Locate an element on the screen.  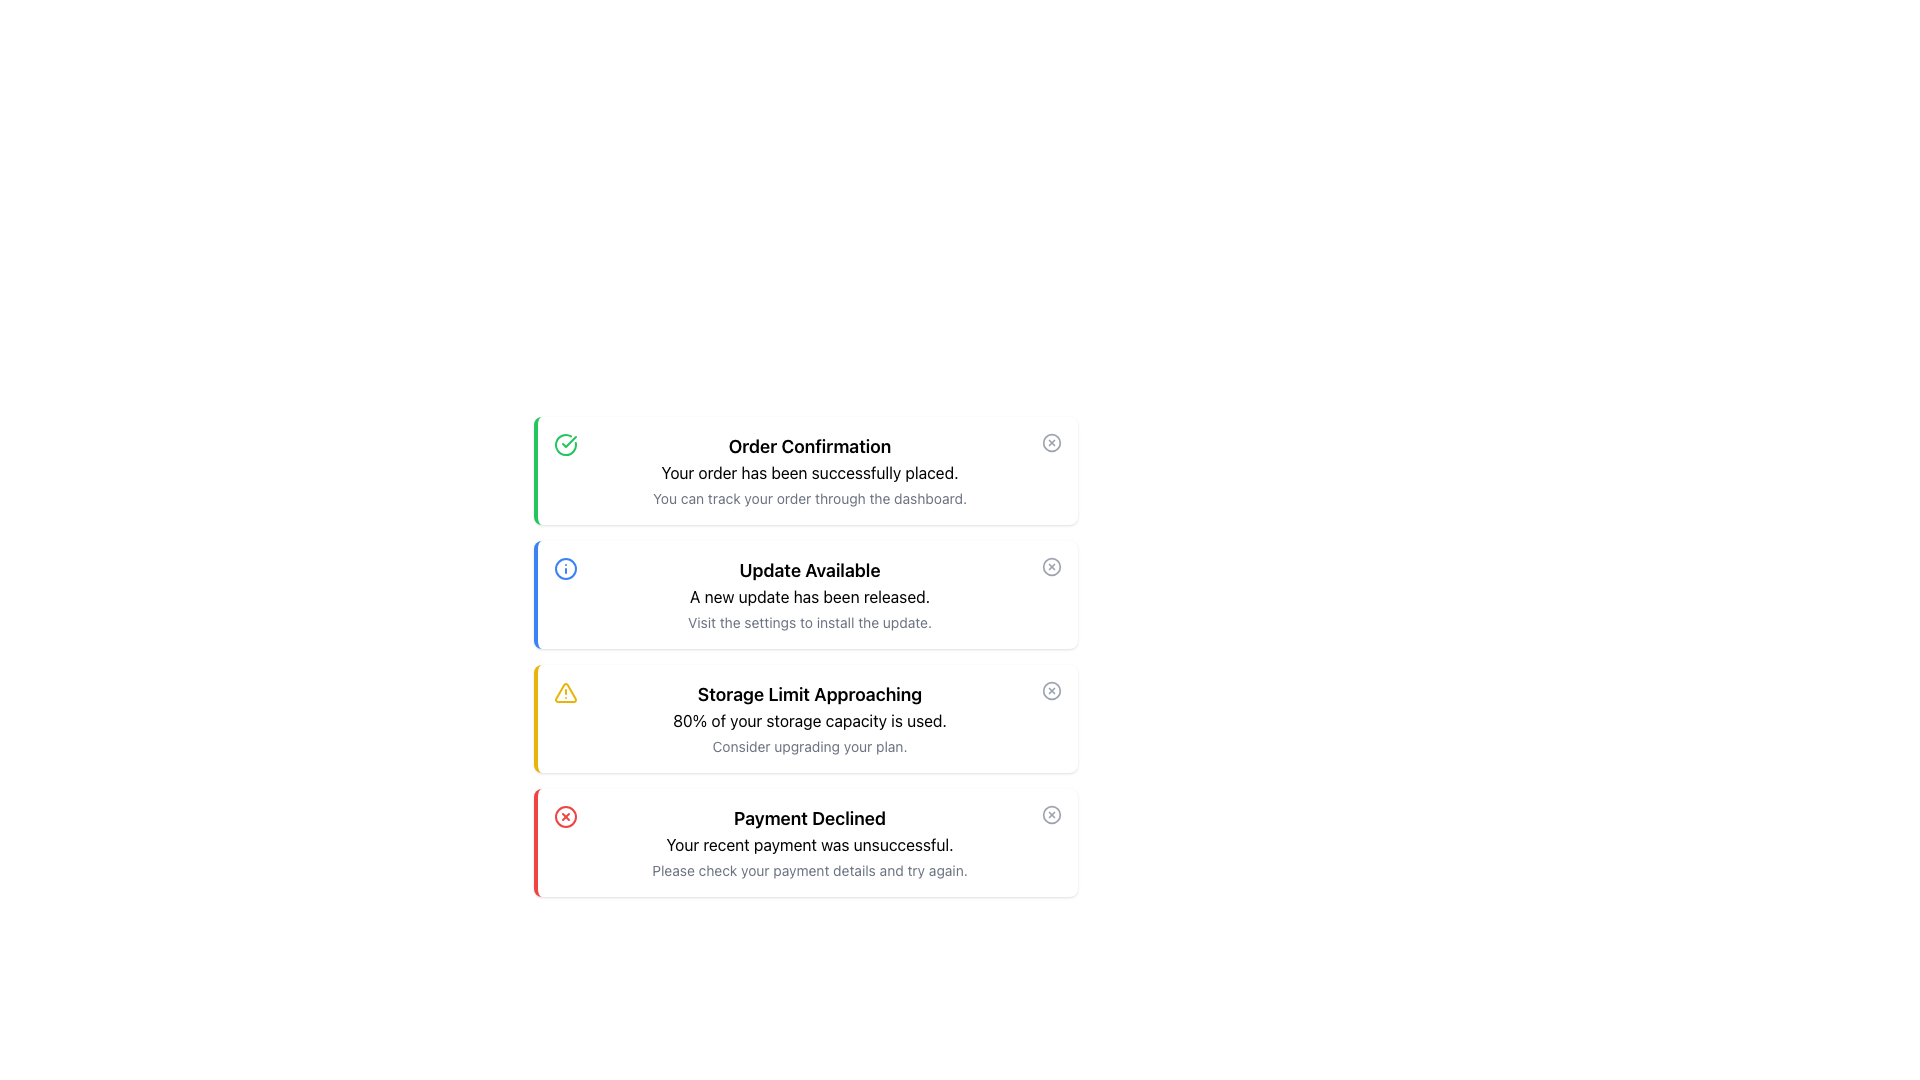
the red circular icon with a diagonal cross indicating an error, located at the top-left of the 'Payment Declined' notification card is located at coordinates (565, 817).